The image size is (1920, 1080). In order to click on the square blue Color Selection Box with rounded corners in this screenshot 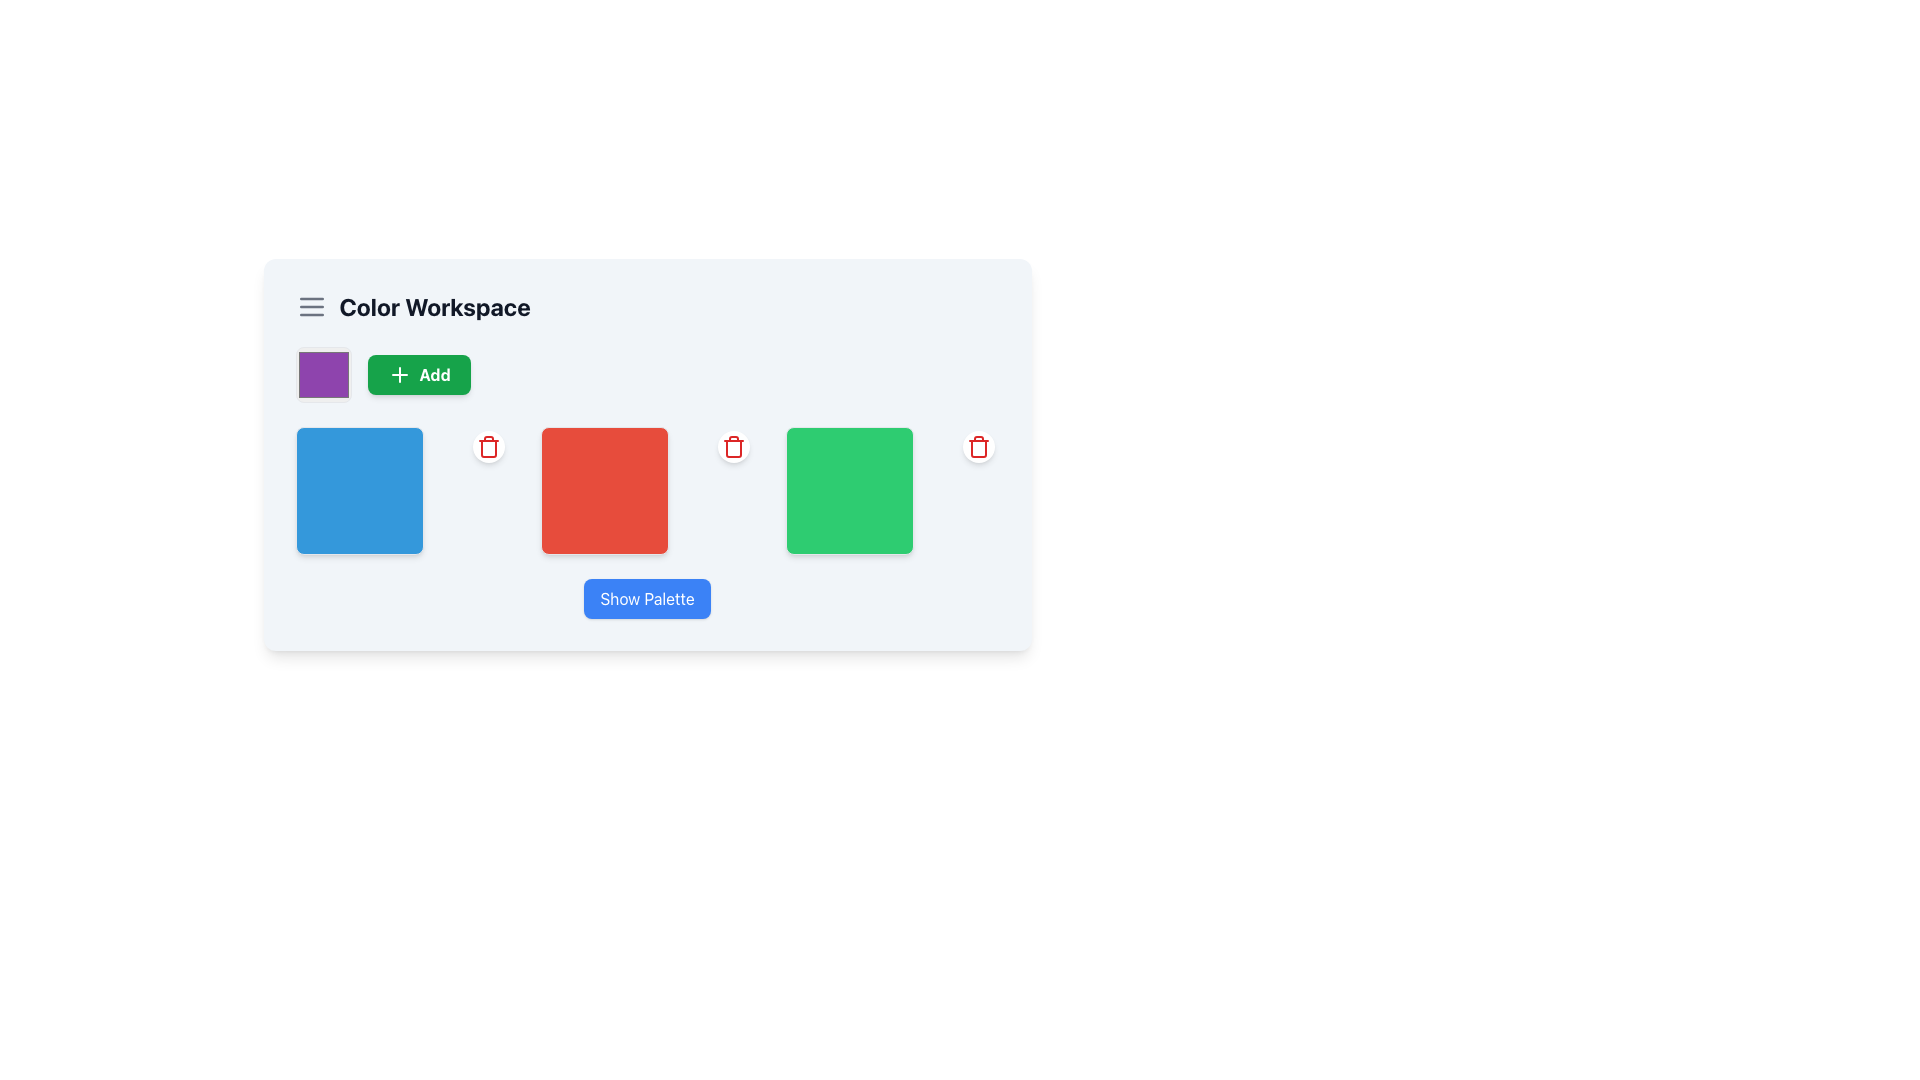, I will do `click(359, 490)`.